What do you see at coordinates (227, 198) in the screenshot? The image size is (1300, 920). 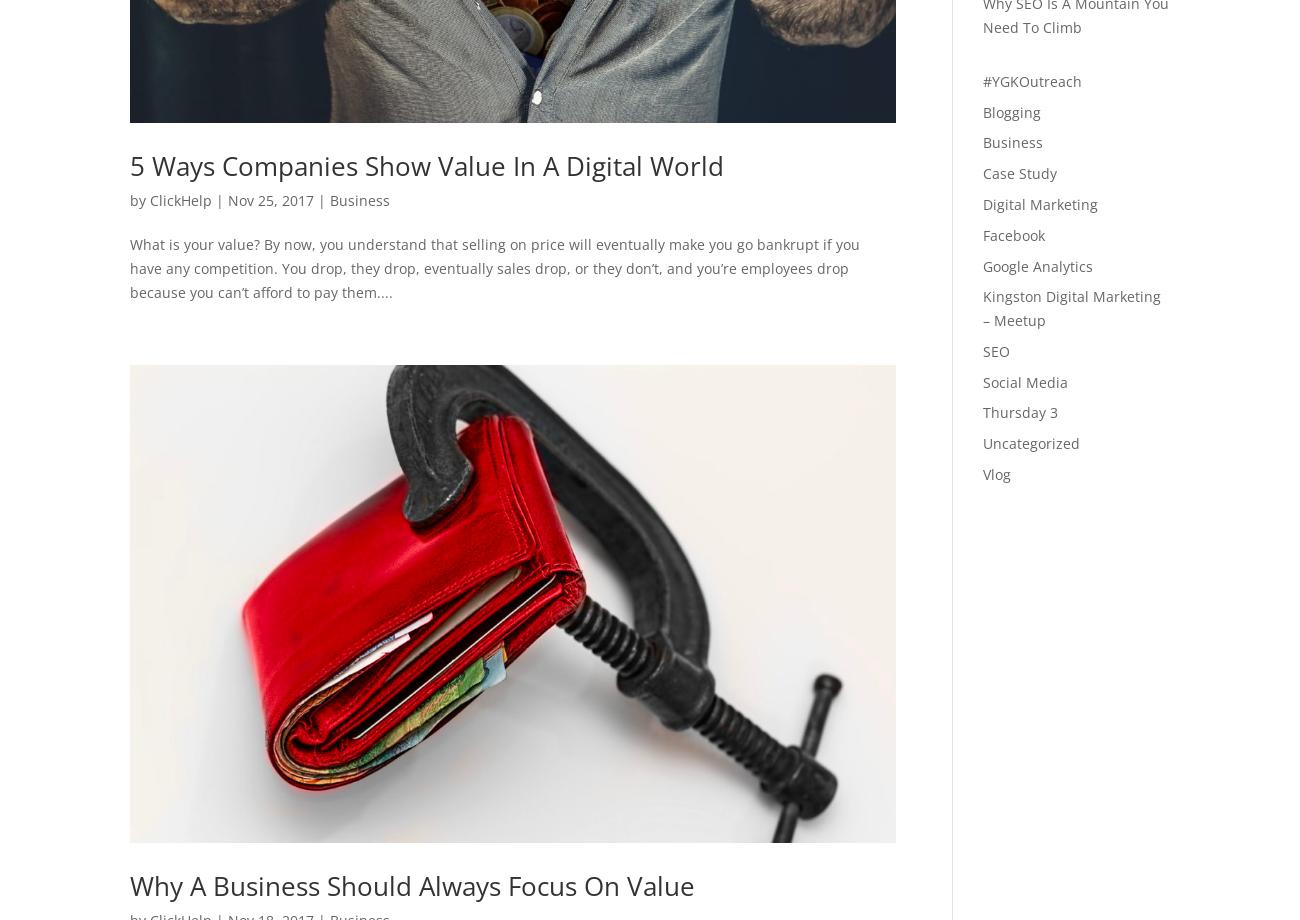 I see `'Nov 25, 2017'` at bounding box center [227, 198].